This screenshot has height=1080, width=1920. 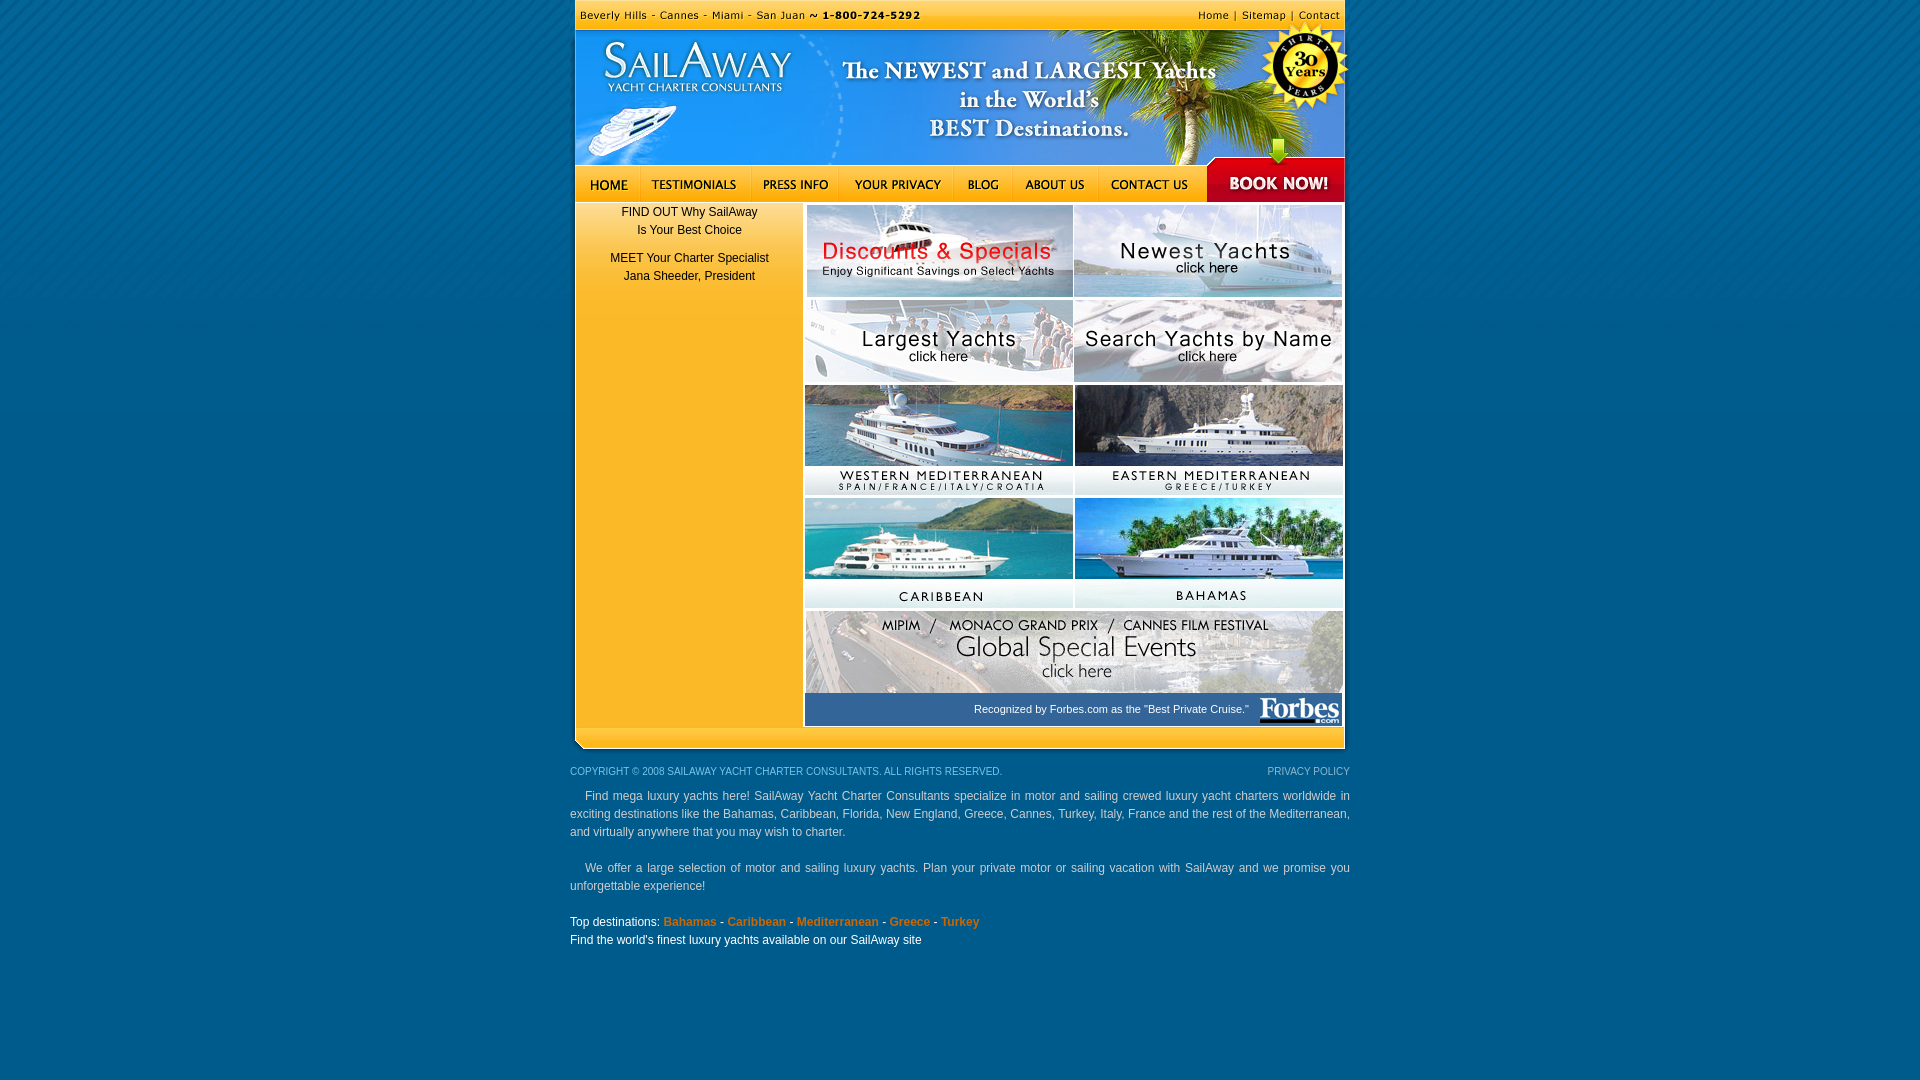 I want to click on 'Turkey', so click(x=960, y=921).